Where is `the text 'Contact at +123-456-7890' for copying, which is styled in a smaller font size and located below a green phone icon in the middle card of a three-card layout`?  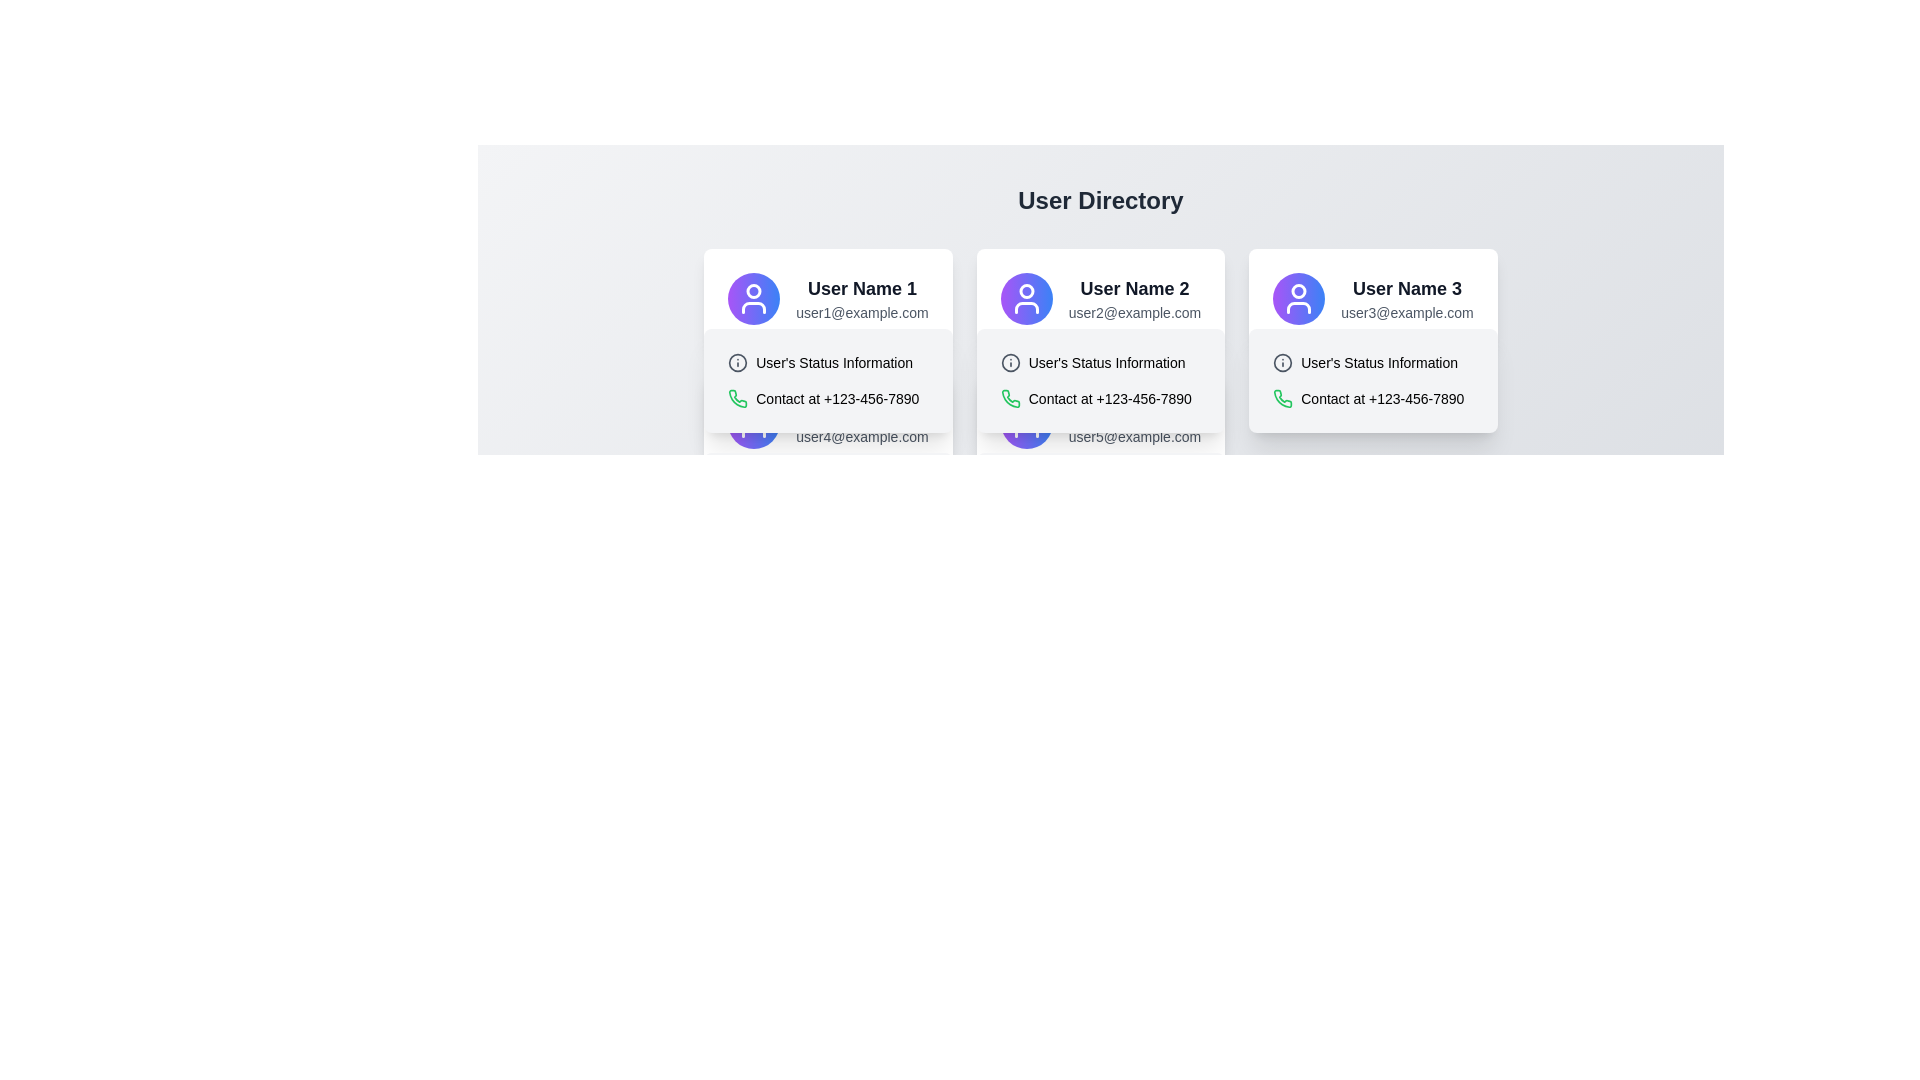 the text 'Contact at +123-456-7890' for copying, which is styled in a smaller font size and located below a green phone icon in the middle card of a three-card layout is located at coordinates (837, 398).